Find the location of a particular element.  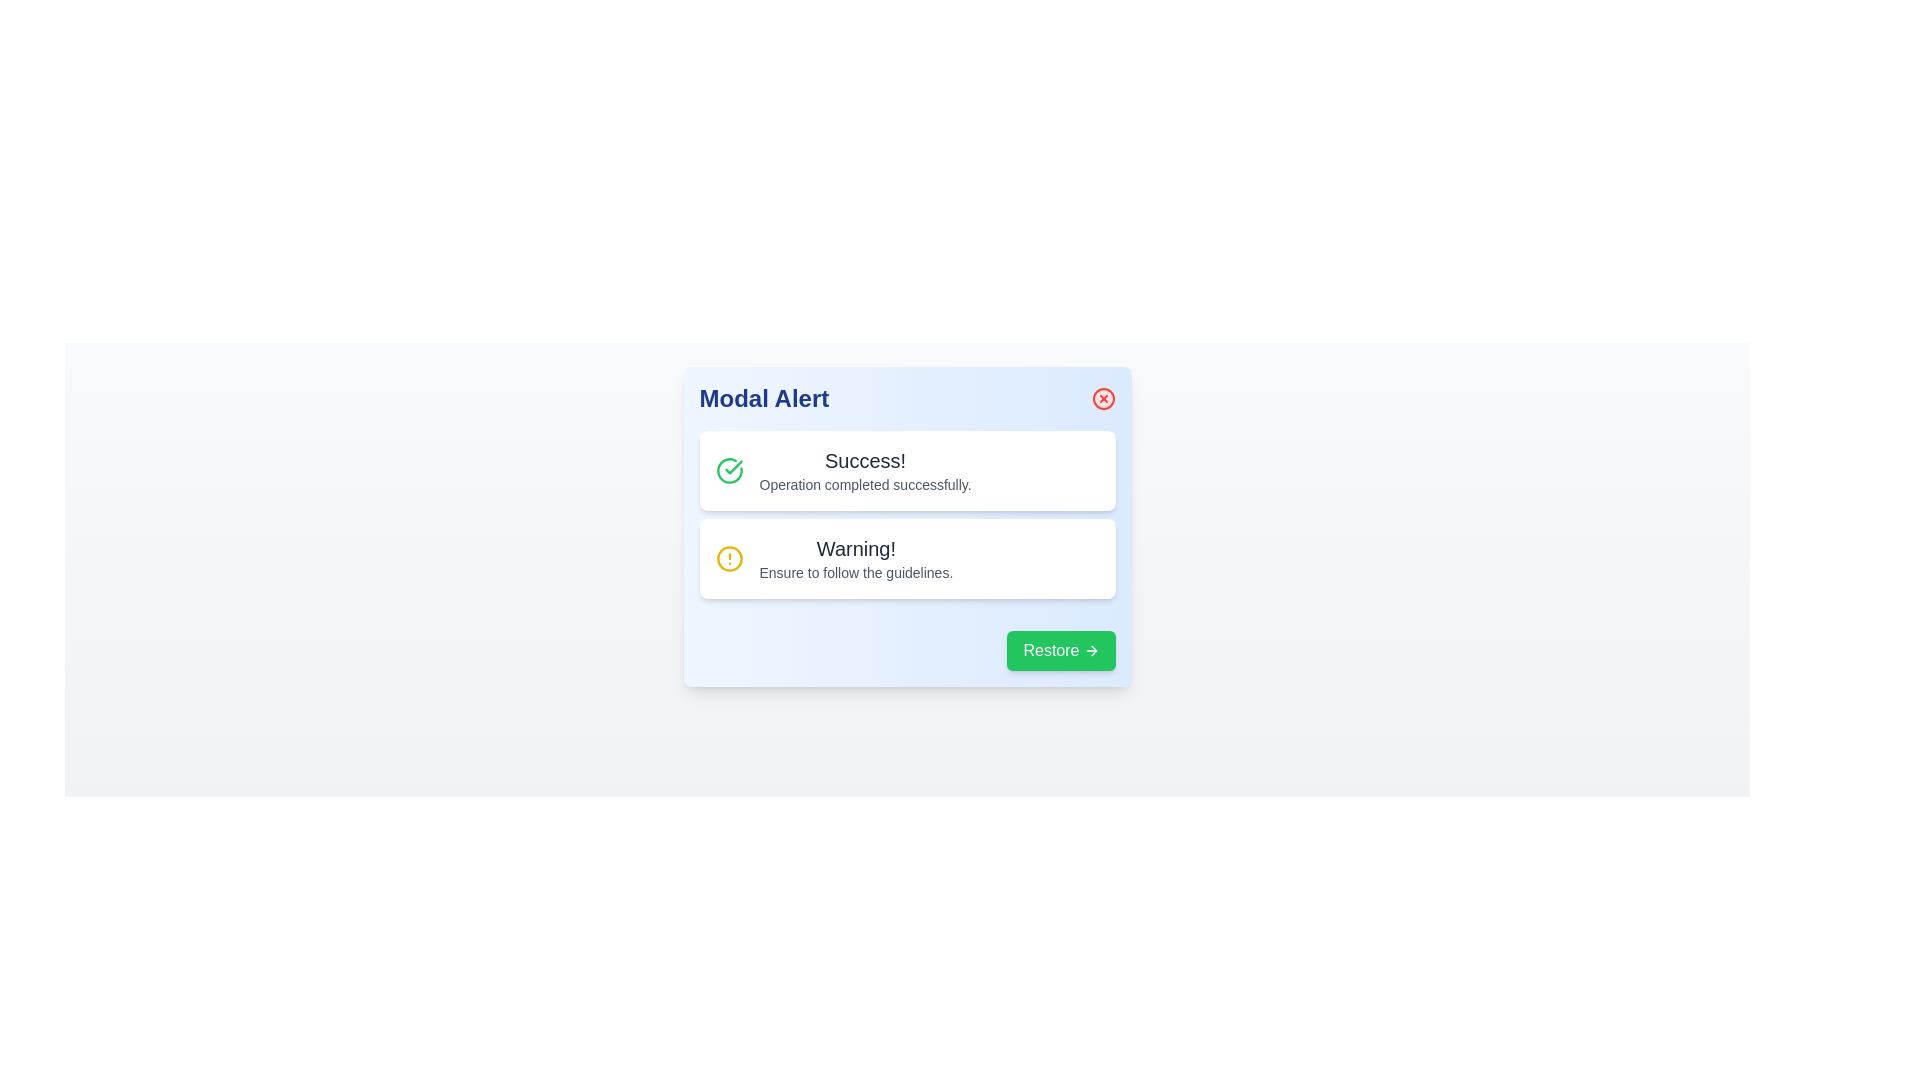

the second Notification box in the modal dialog that provides a warning message to users, located below the success alert and above the Restore button is located at coordinates (906, 559).